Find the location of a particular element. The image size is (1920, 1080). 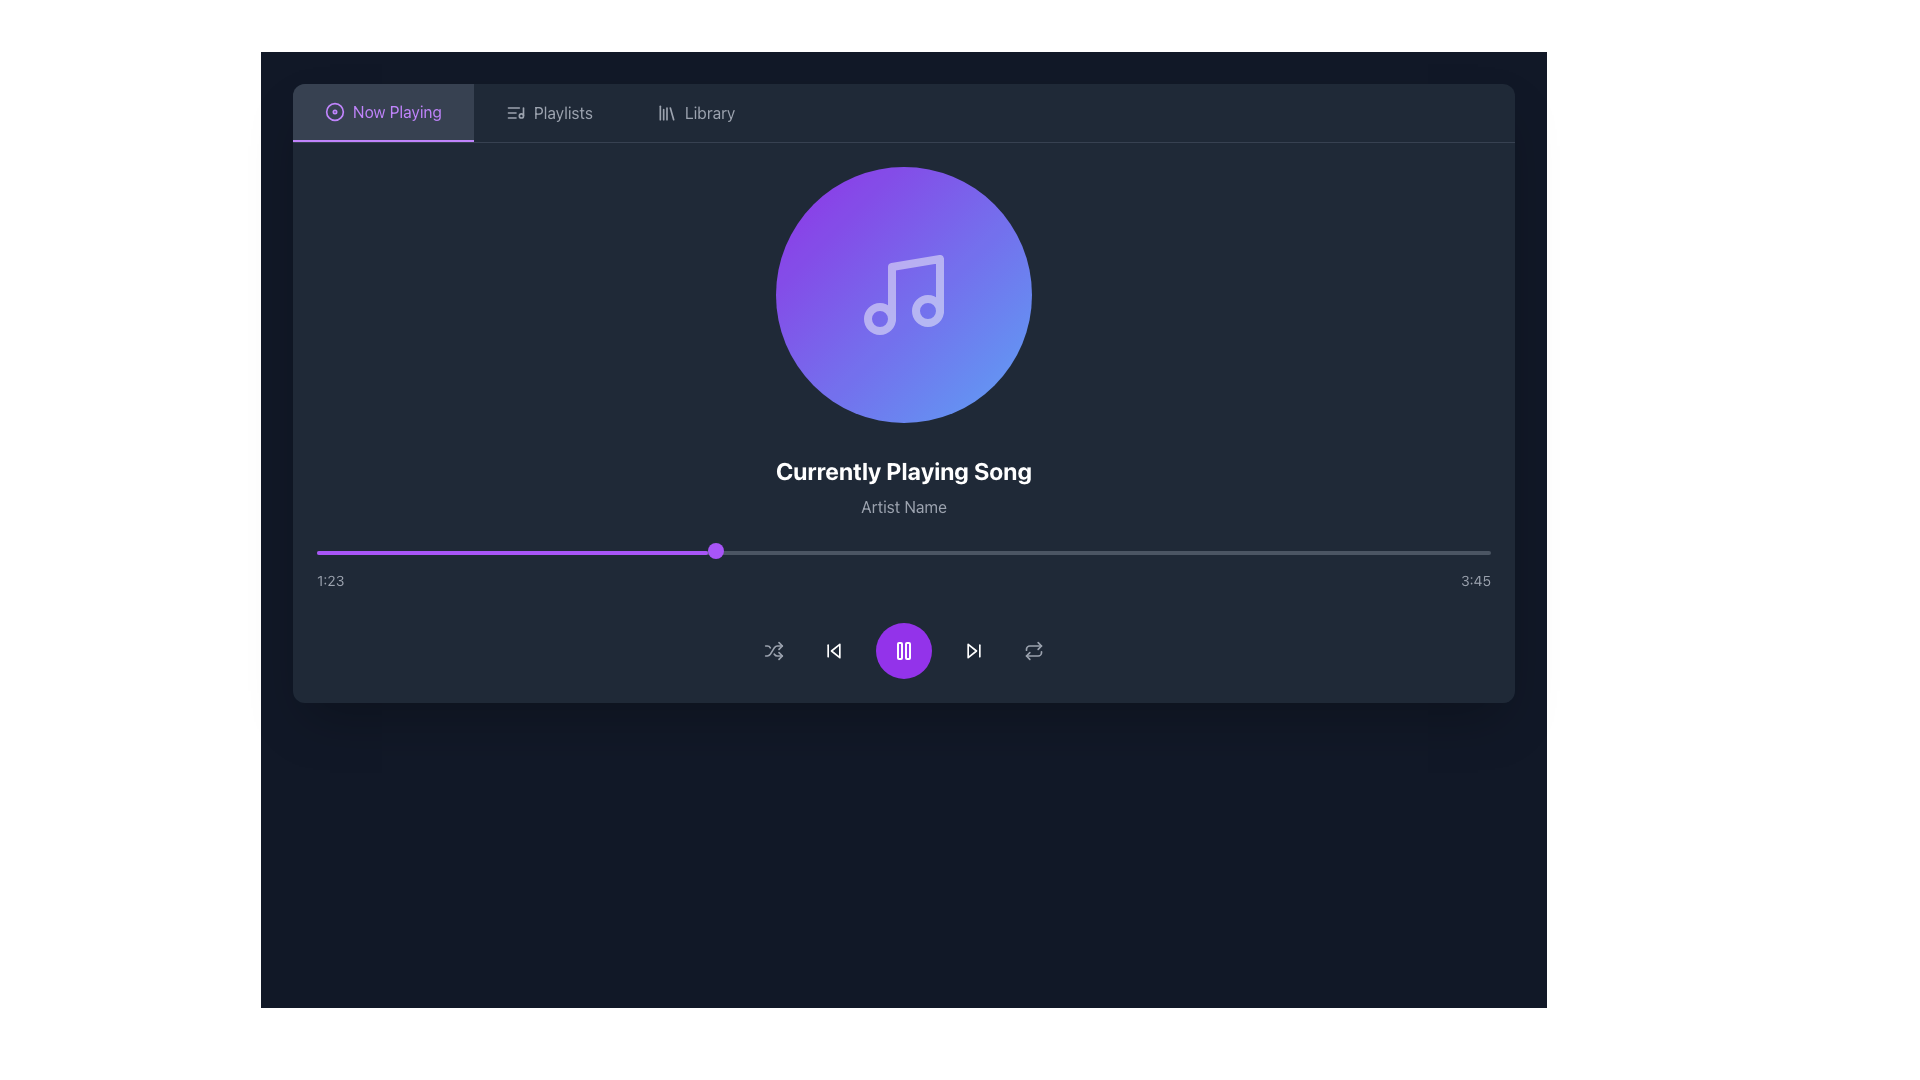

the playback position is located at coordinates (957, 552).